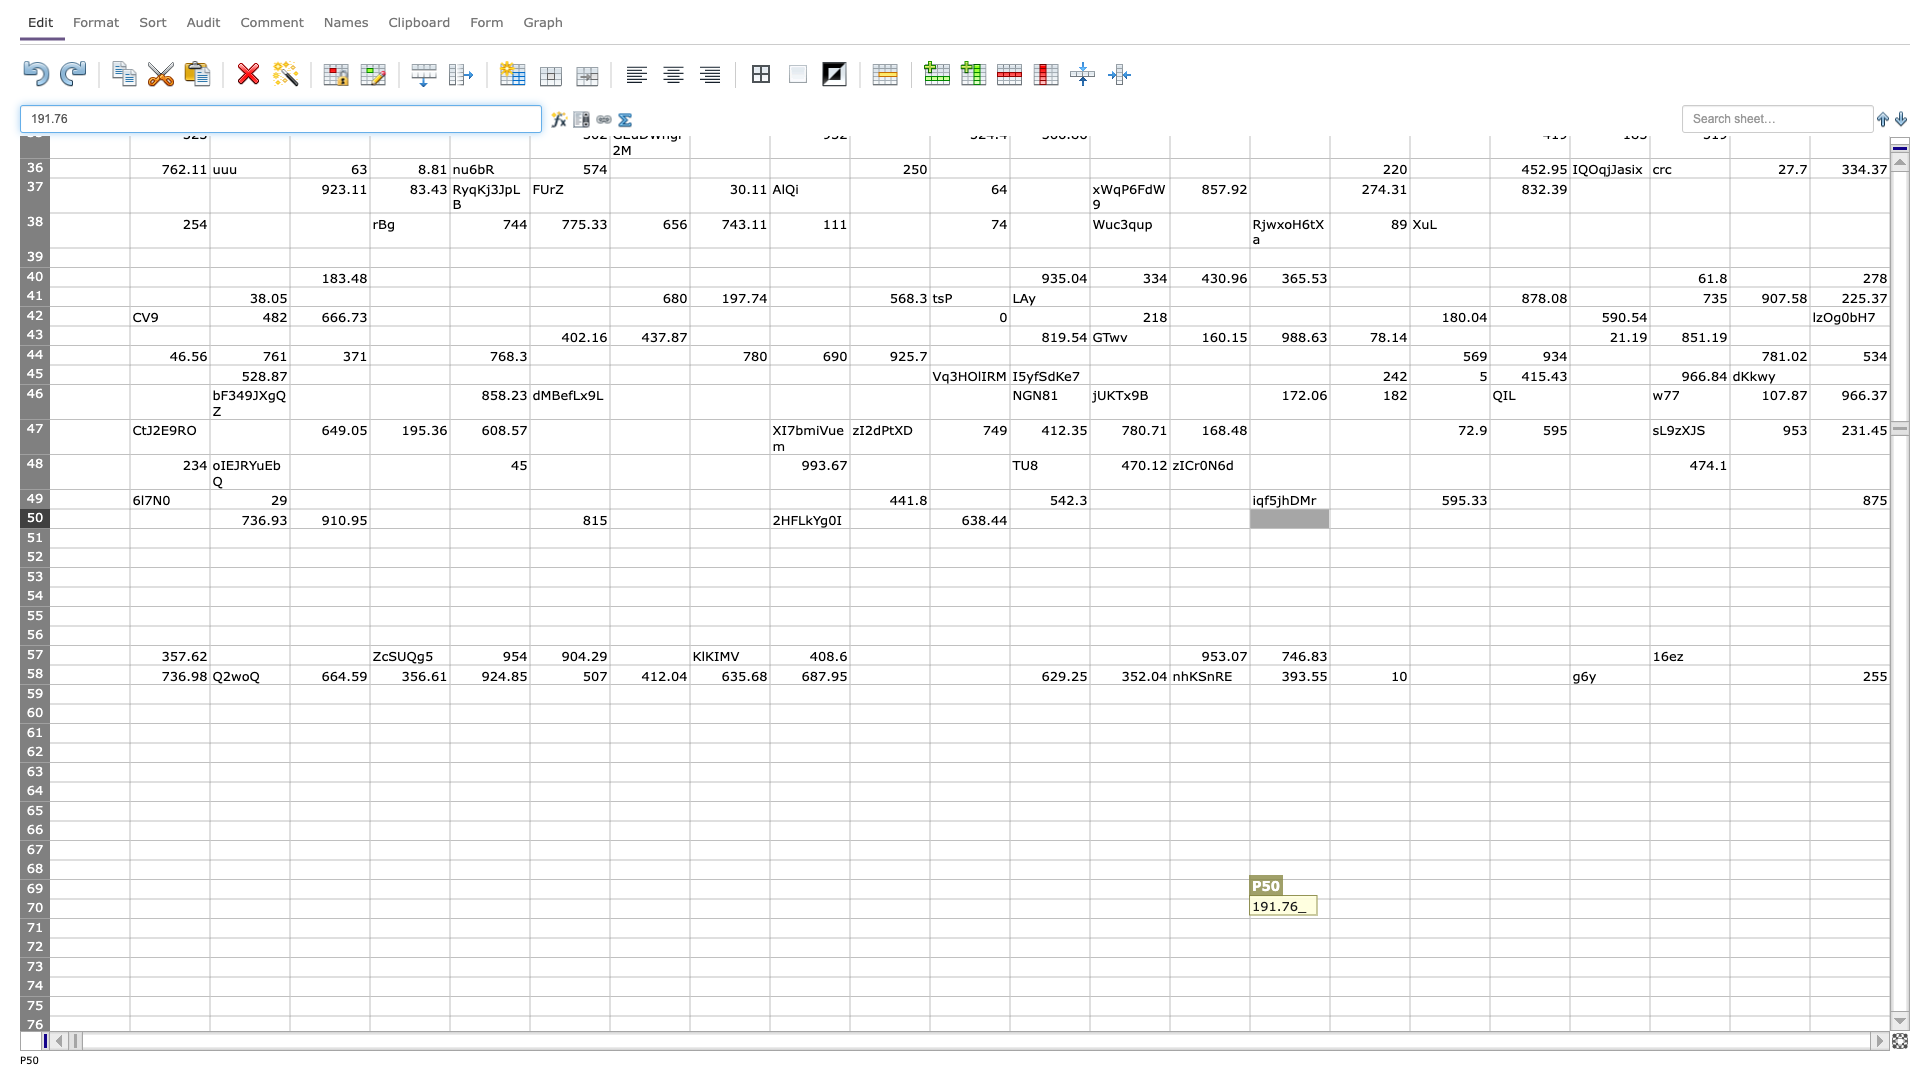 The image size is (1920, 1080). I want to click on bottom right corner of R70, so click(1489, 918).